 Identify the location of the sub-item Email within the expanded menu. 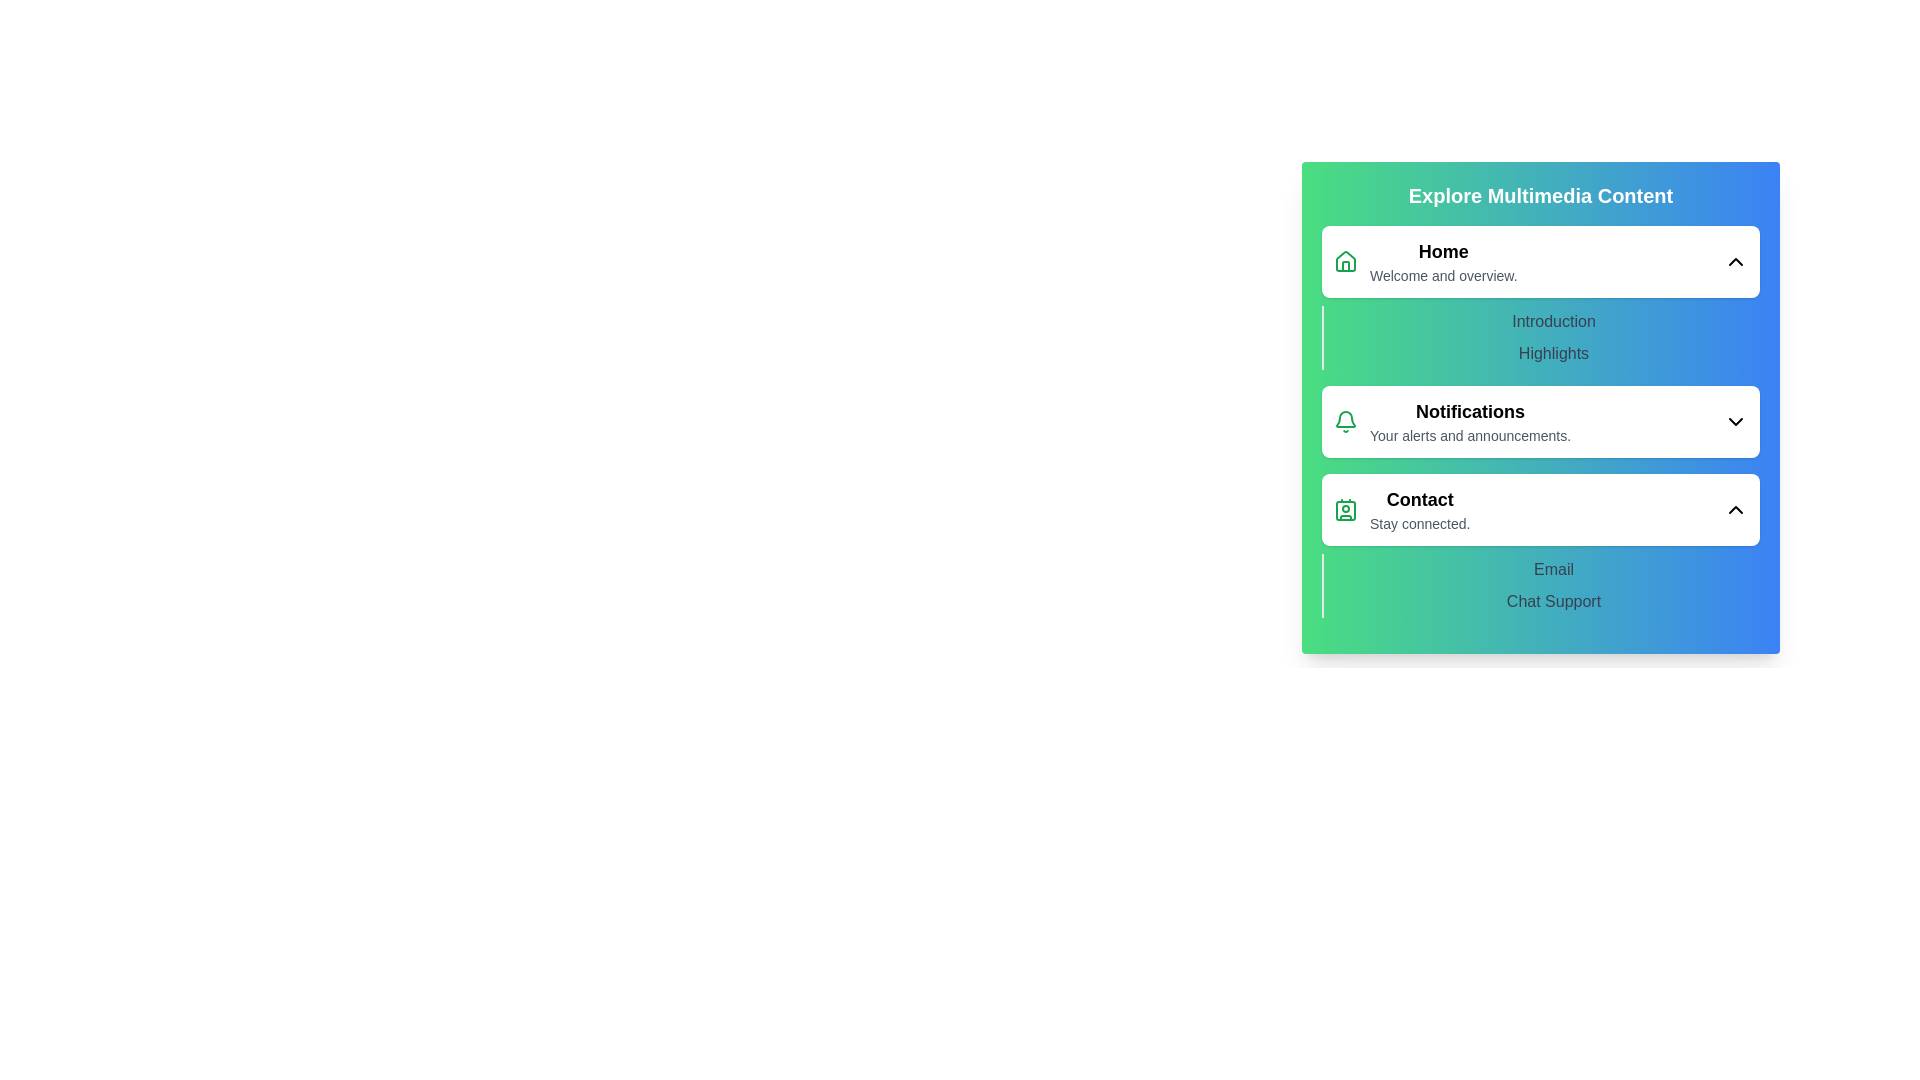
(1553, 570).